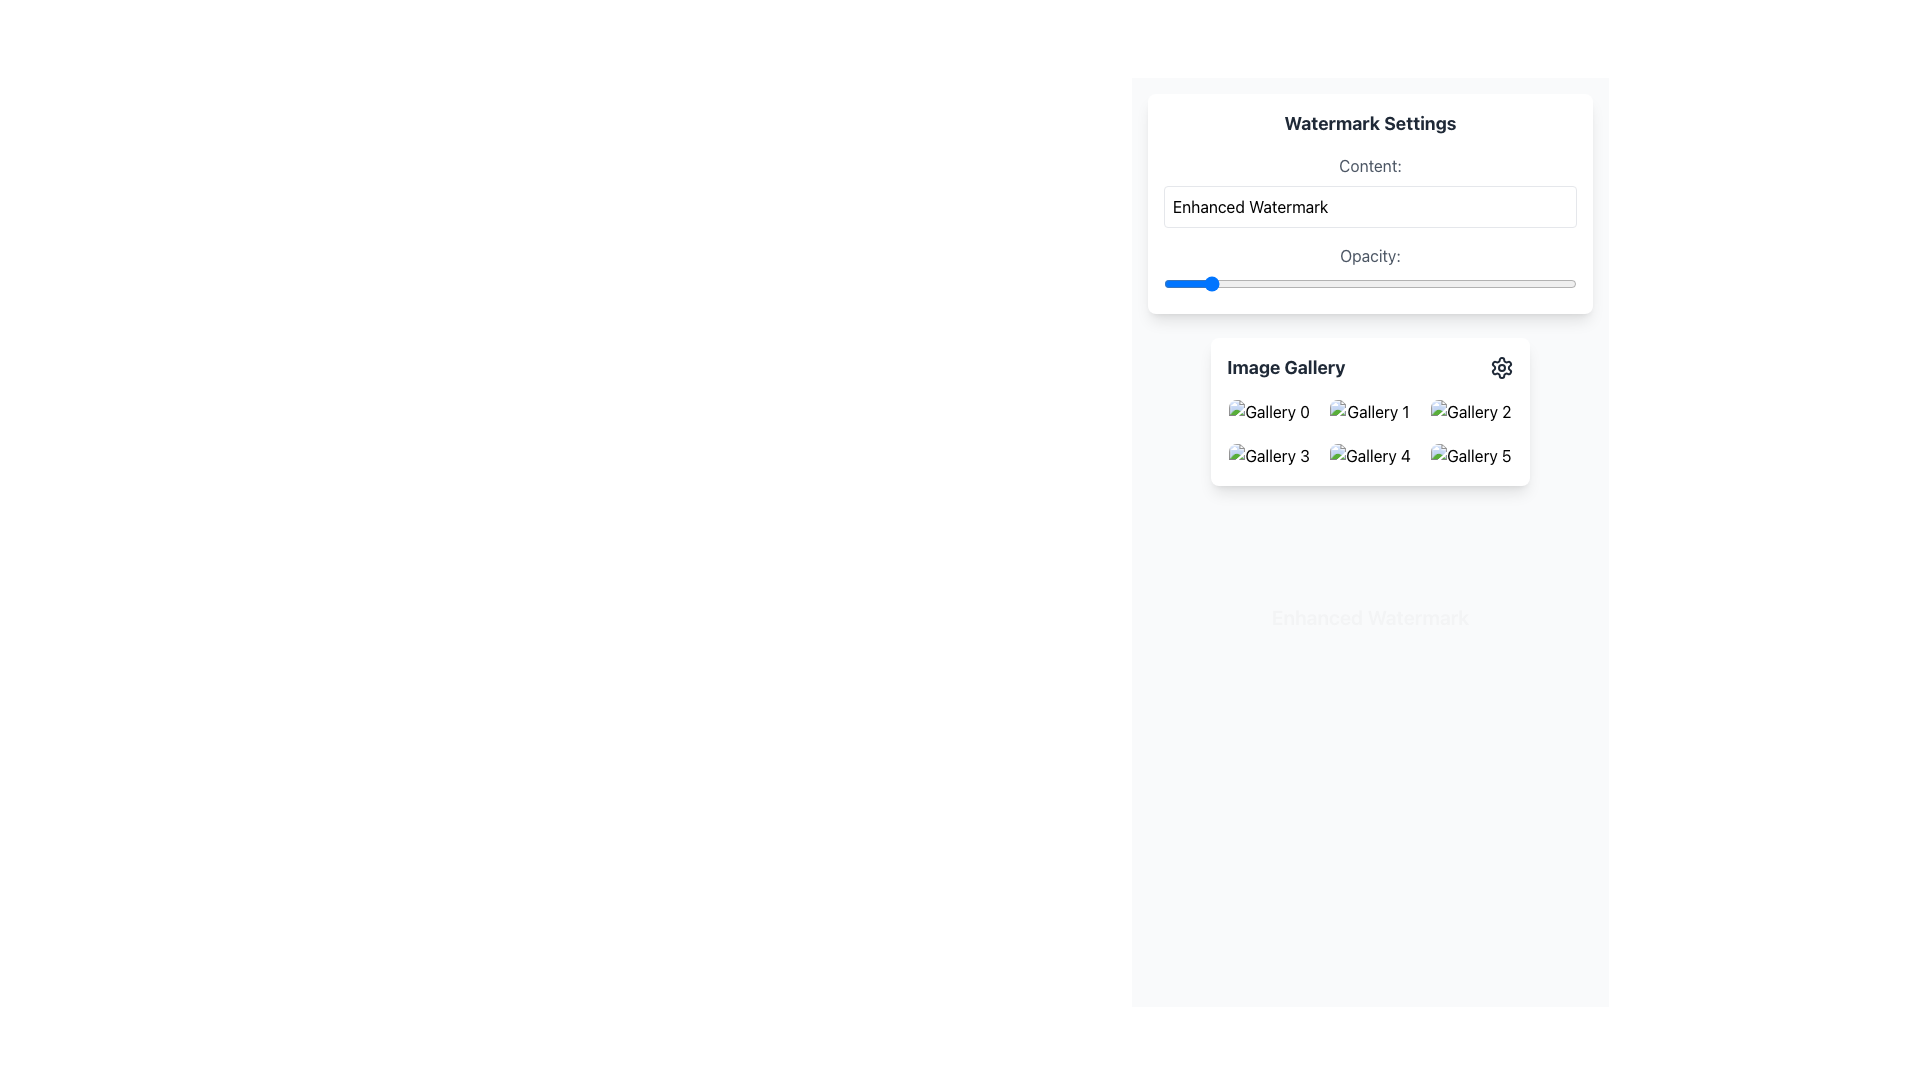 This screenshot has width=1920, height=1080. I want to click on the image labeled 'Gallery 2', so click(1470, 411).